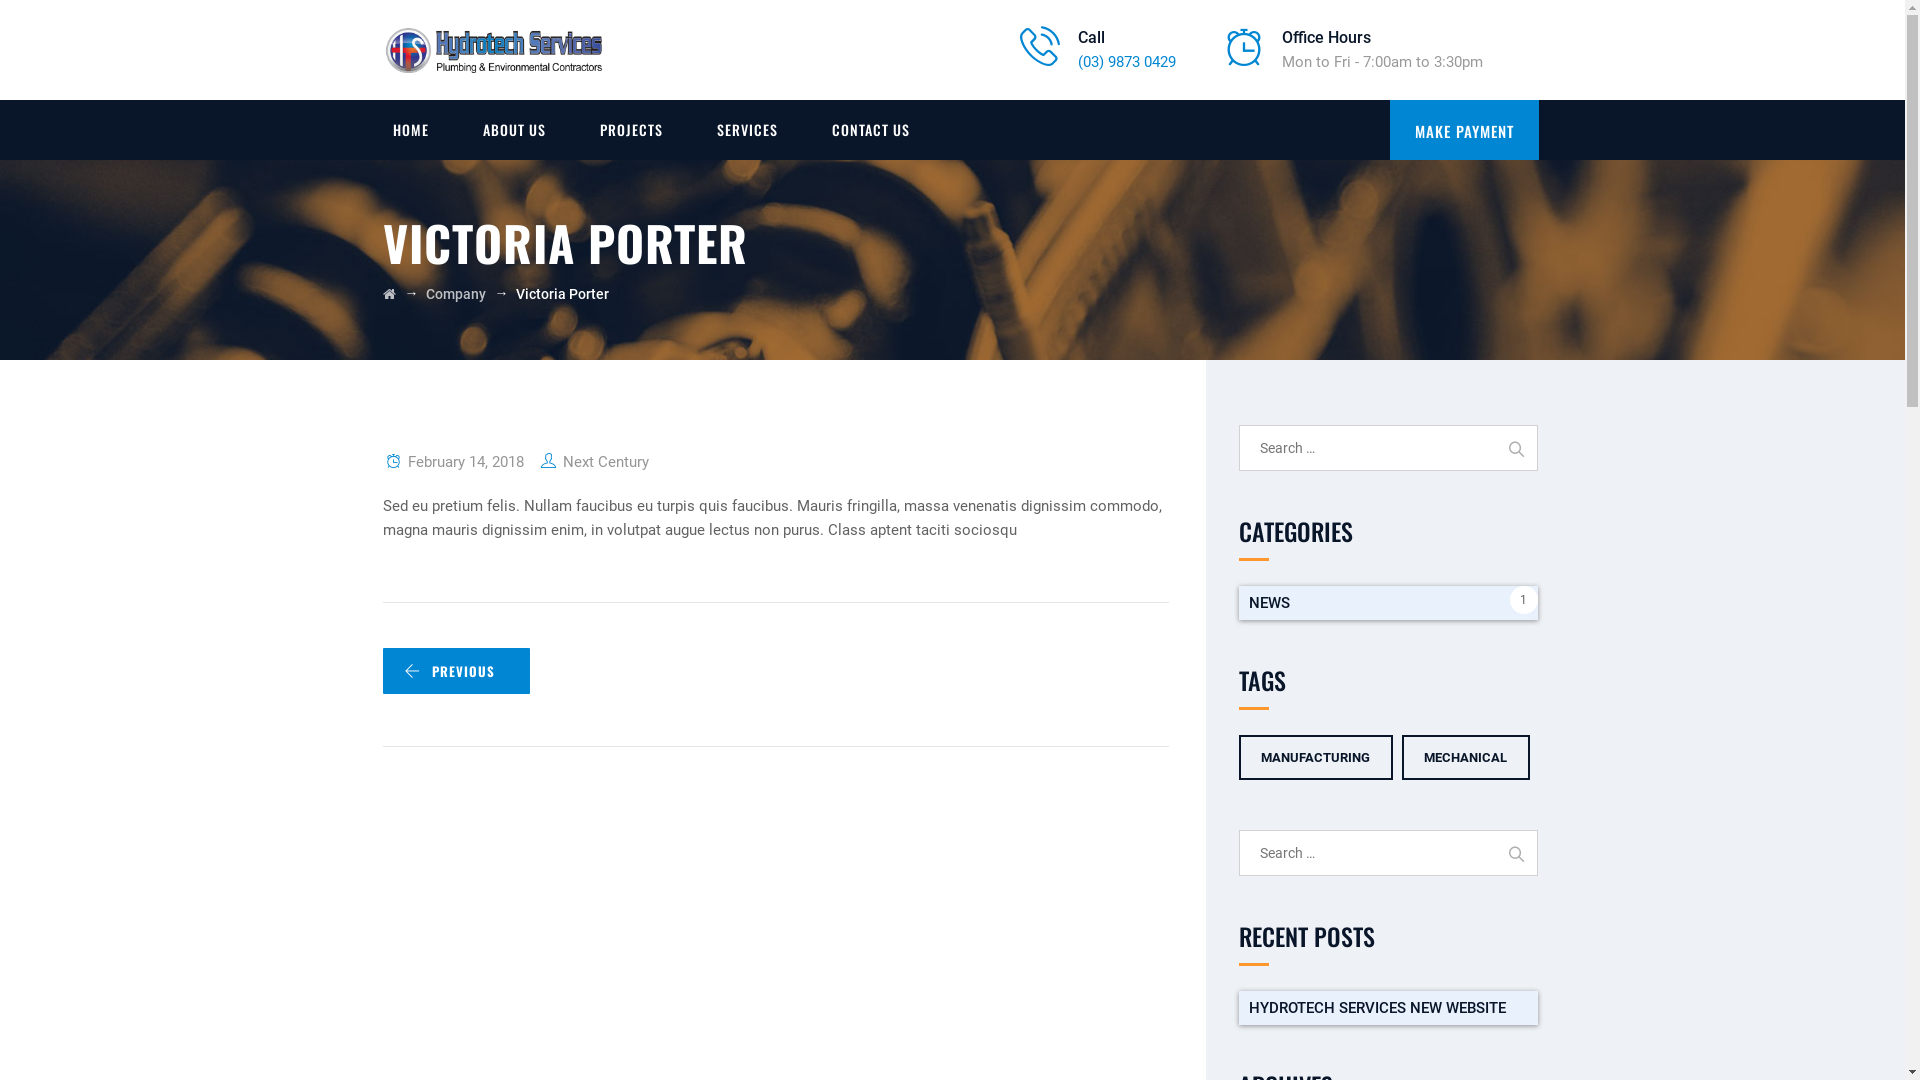  What do you see at coordinates (1386, 601) in the screenshot?
I see `'NEWS'` at bounding box center [1386, 601].